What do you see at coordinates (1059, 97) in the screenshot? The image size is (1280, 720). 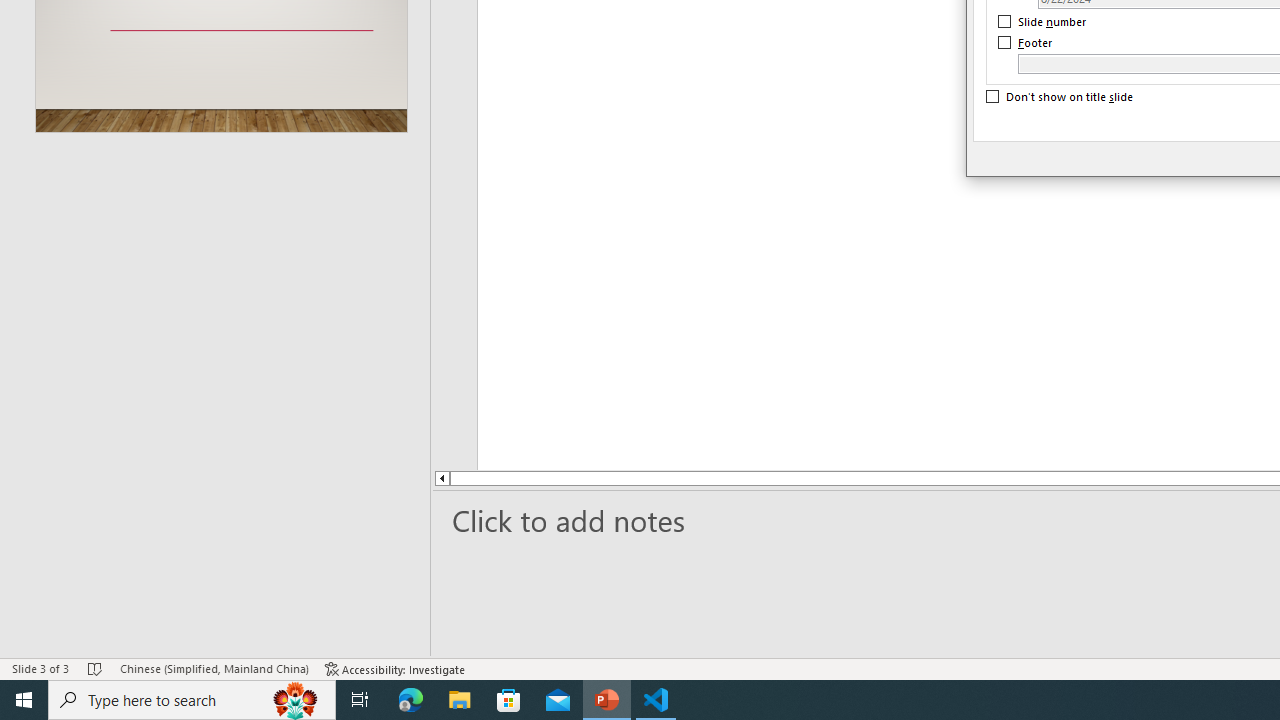 I see `'Don'` at bounding box center [1059, 97].